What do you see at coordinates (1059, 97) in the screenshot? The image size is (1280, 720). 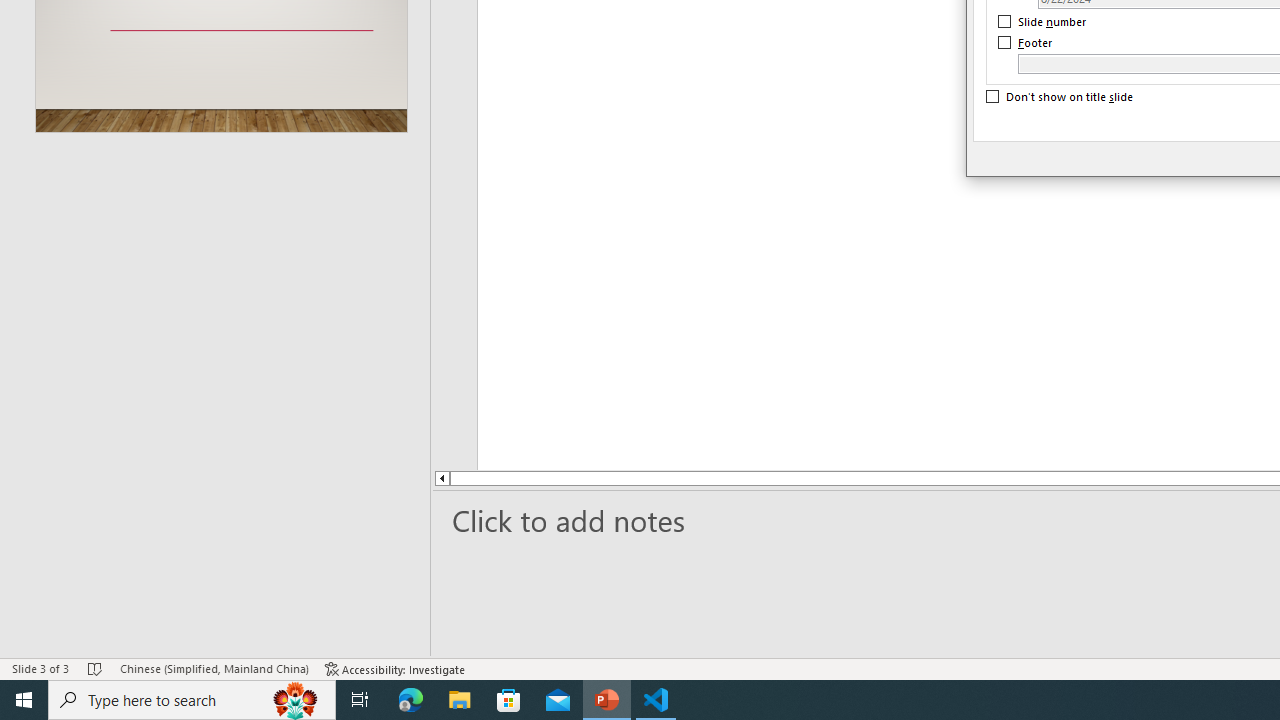 I see `'Don'` at bounding box center [1059, 97].